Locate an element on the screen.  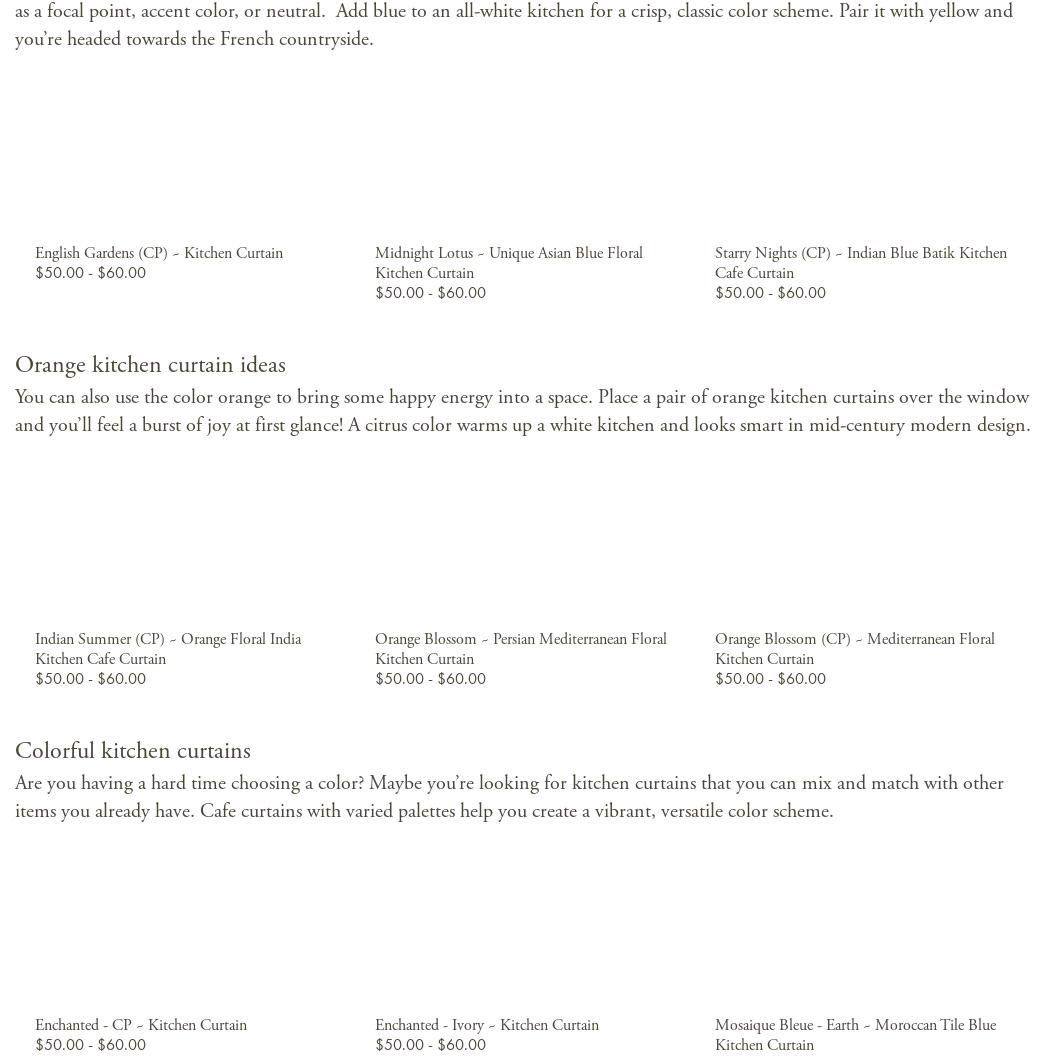
'Colorful kitchen curtains' is located at coordinates (132, 750).